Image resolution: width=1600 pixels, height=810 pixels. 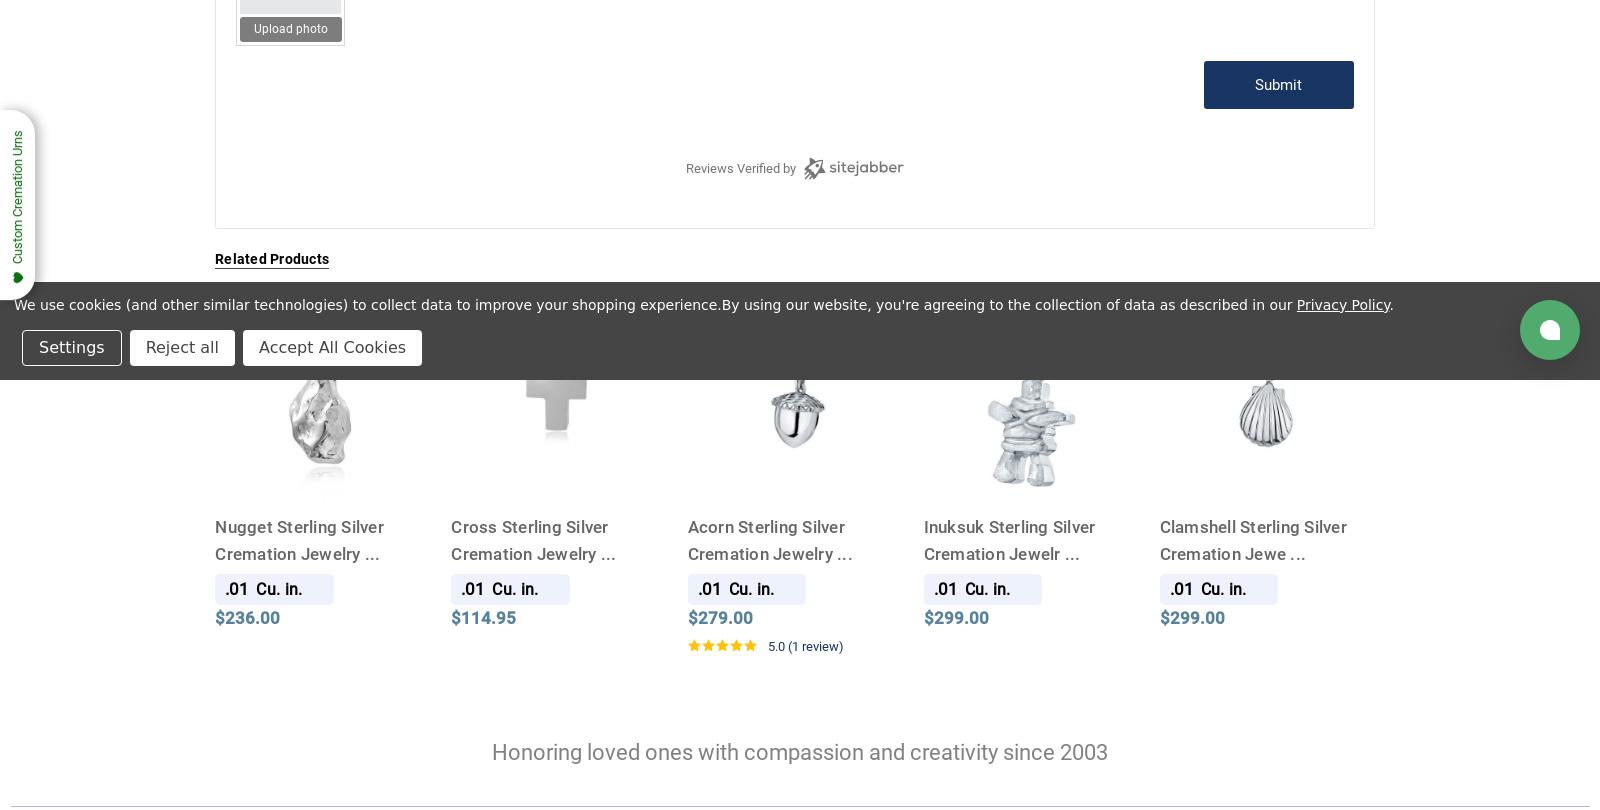 What do you see at coordinates (16, 196) in the screenshot?
I see `'Custom Cremation Urns'` at bounding box center [16, 196].